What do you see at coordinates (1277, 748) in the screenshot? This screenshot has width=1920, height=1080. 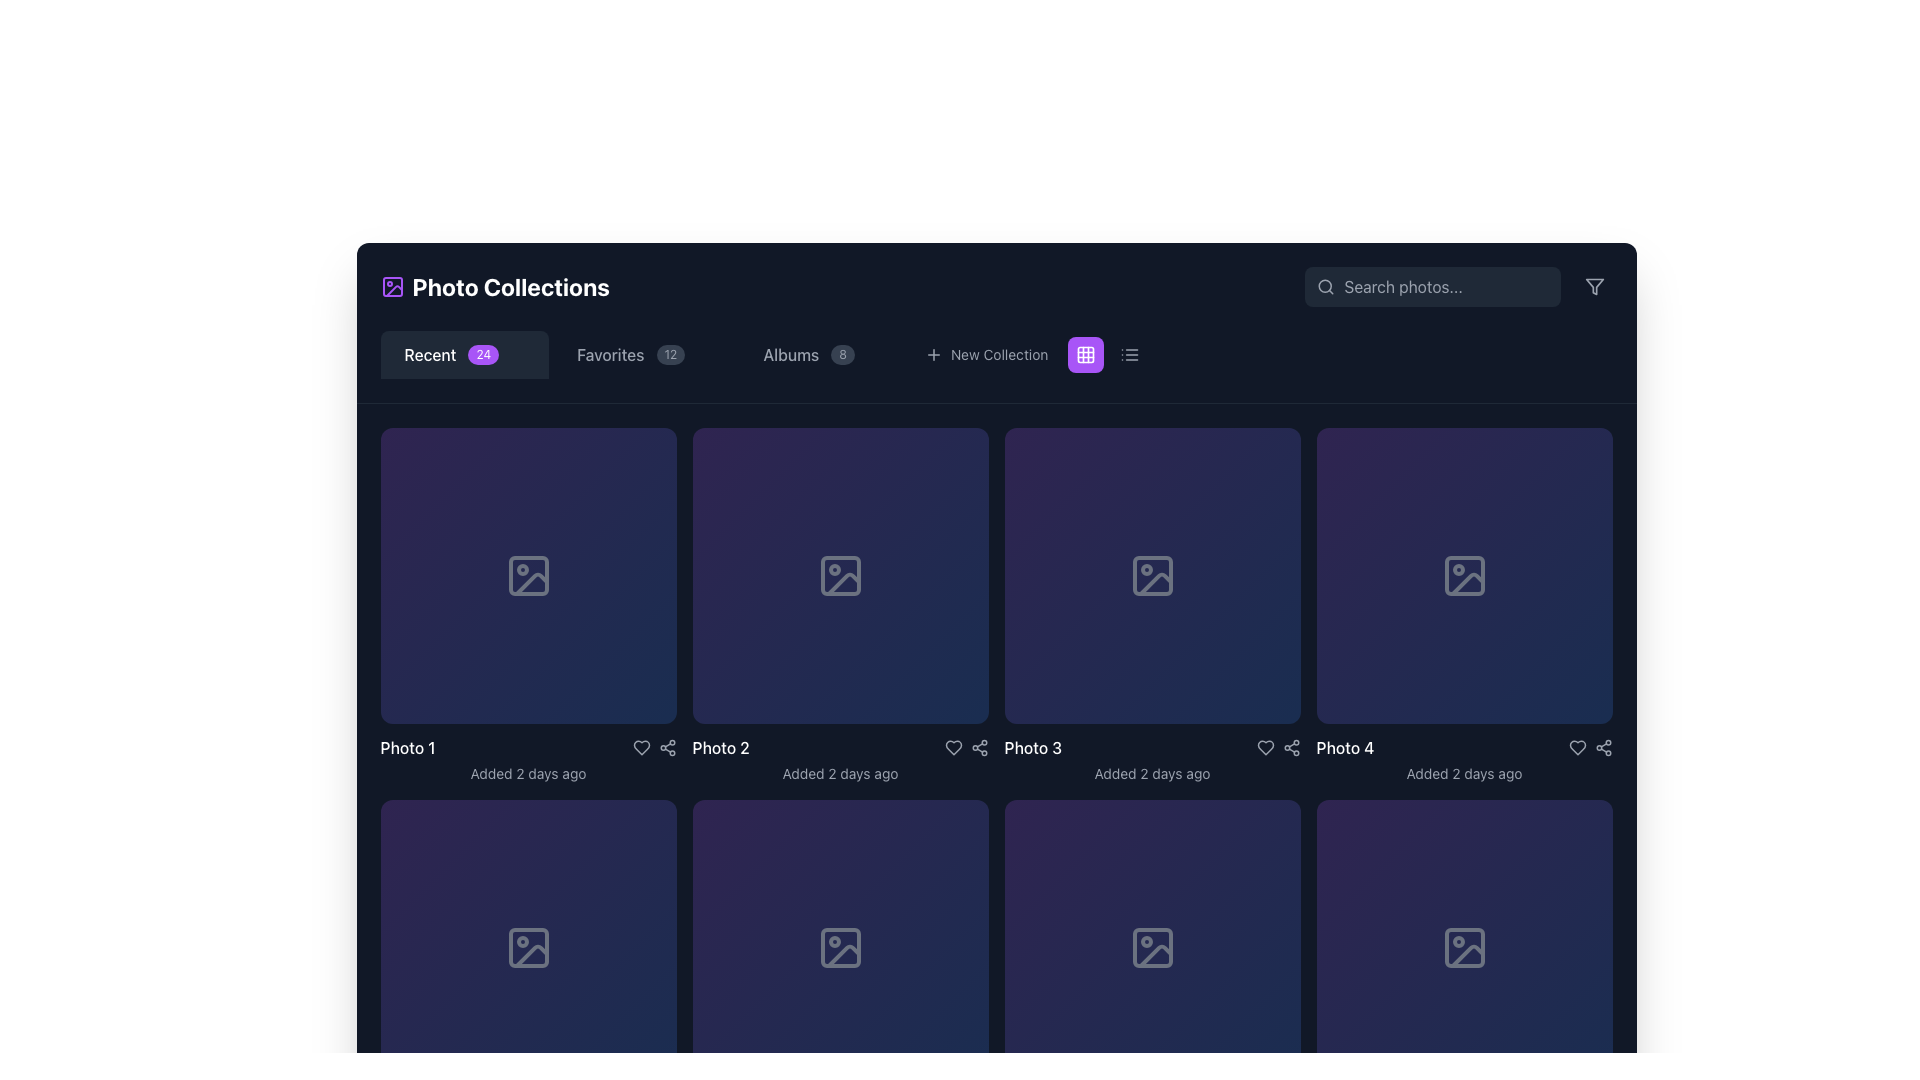 I see `the share icon in the footer section of 'Photo 3'` at bounding box center [1277, 748].